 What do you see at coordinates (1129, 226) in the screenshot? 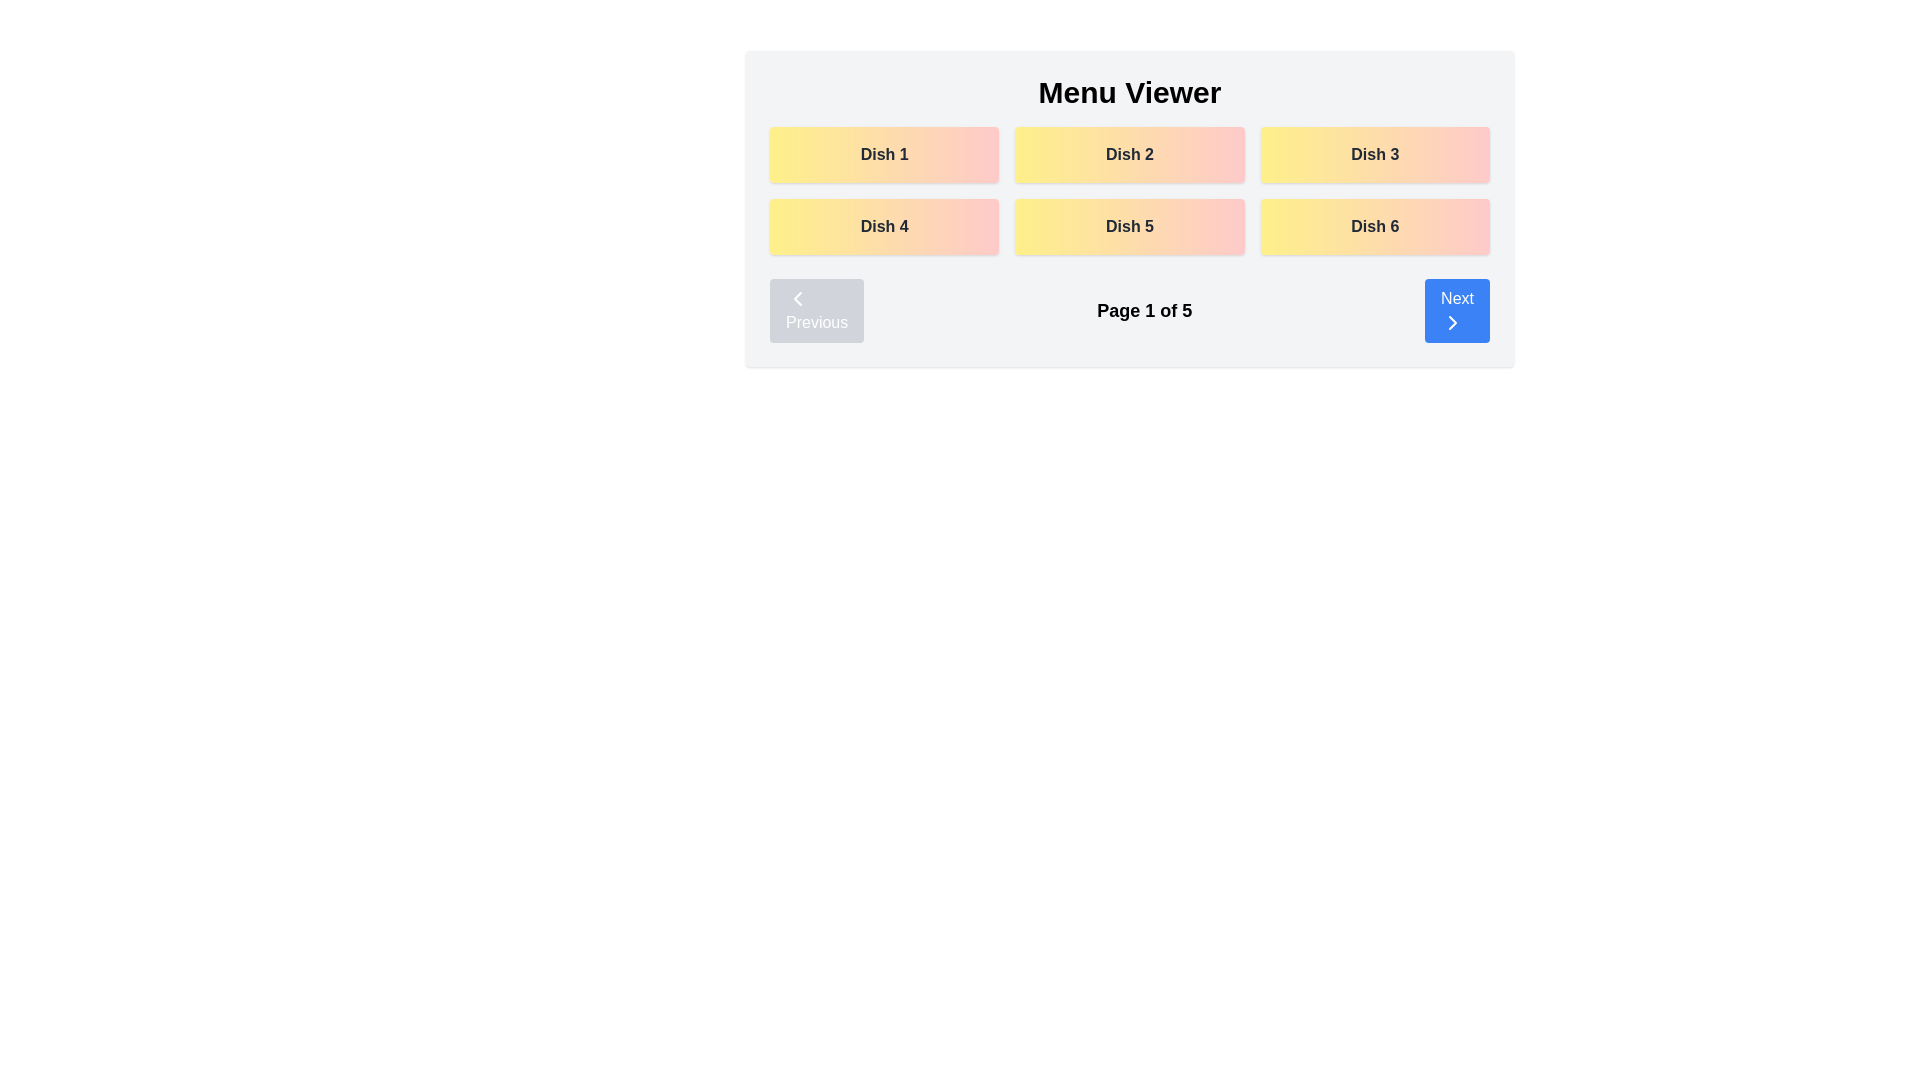
I see `the 'Dish 5' button, which is a rectangular button with a gradient background and bold, centered text` at bounding box center [1129, 226].